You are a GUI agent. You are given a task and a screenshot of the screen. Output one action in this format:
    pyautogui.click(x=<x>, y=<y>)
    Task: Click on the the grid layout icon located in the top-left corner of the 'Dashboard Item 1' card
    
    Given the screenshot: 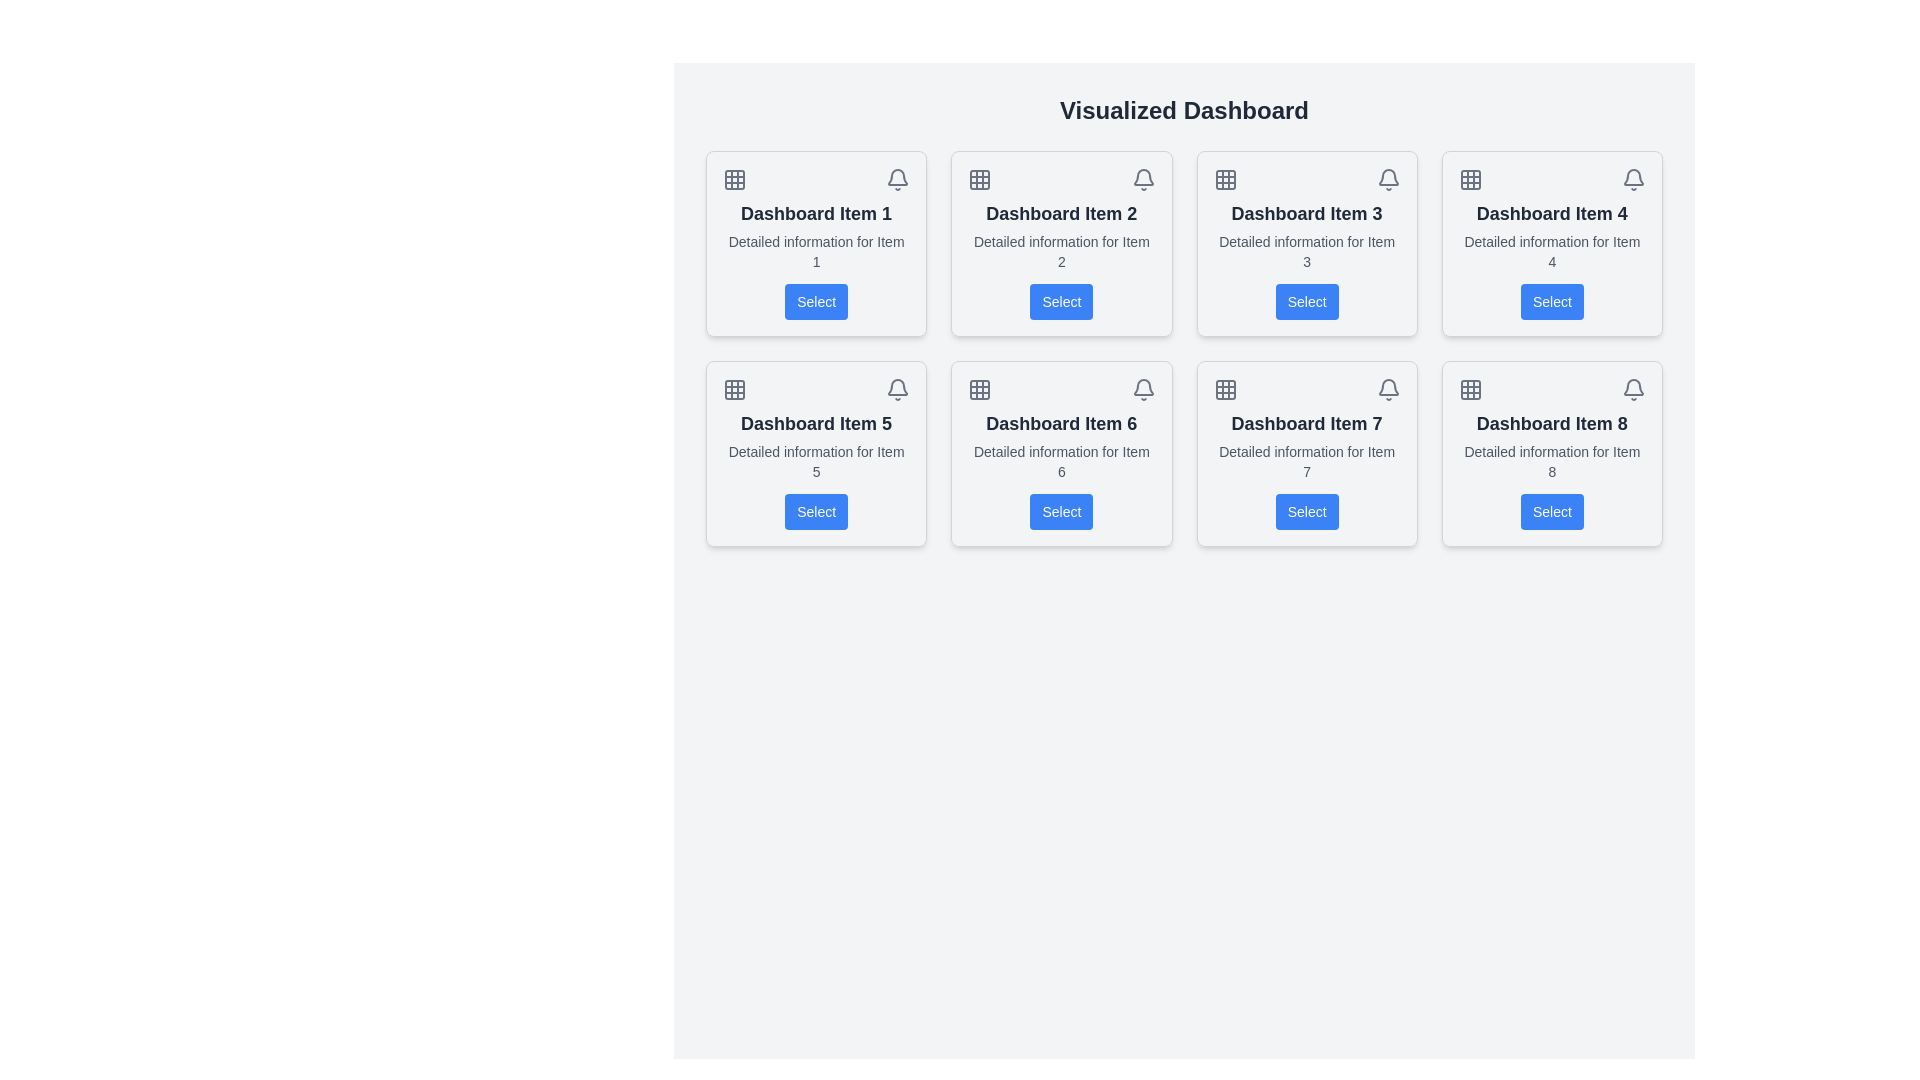 What is the action you would take?
    pyautogui.click(x=733, y=180)
    